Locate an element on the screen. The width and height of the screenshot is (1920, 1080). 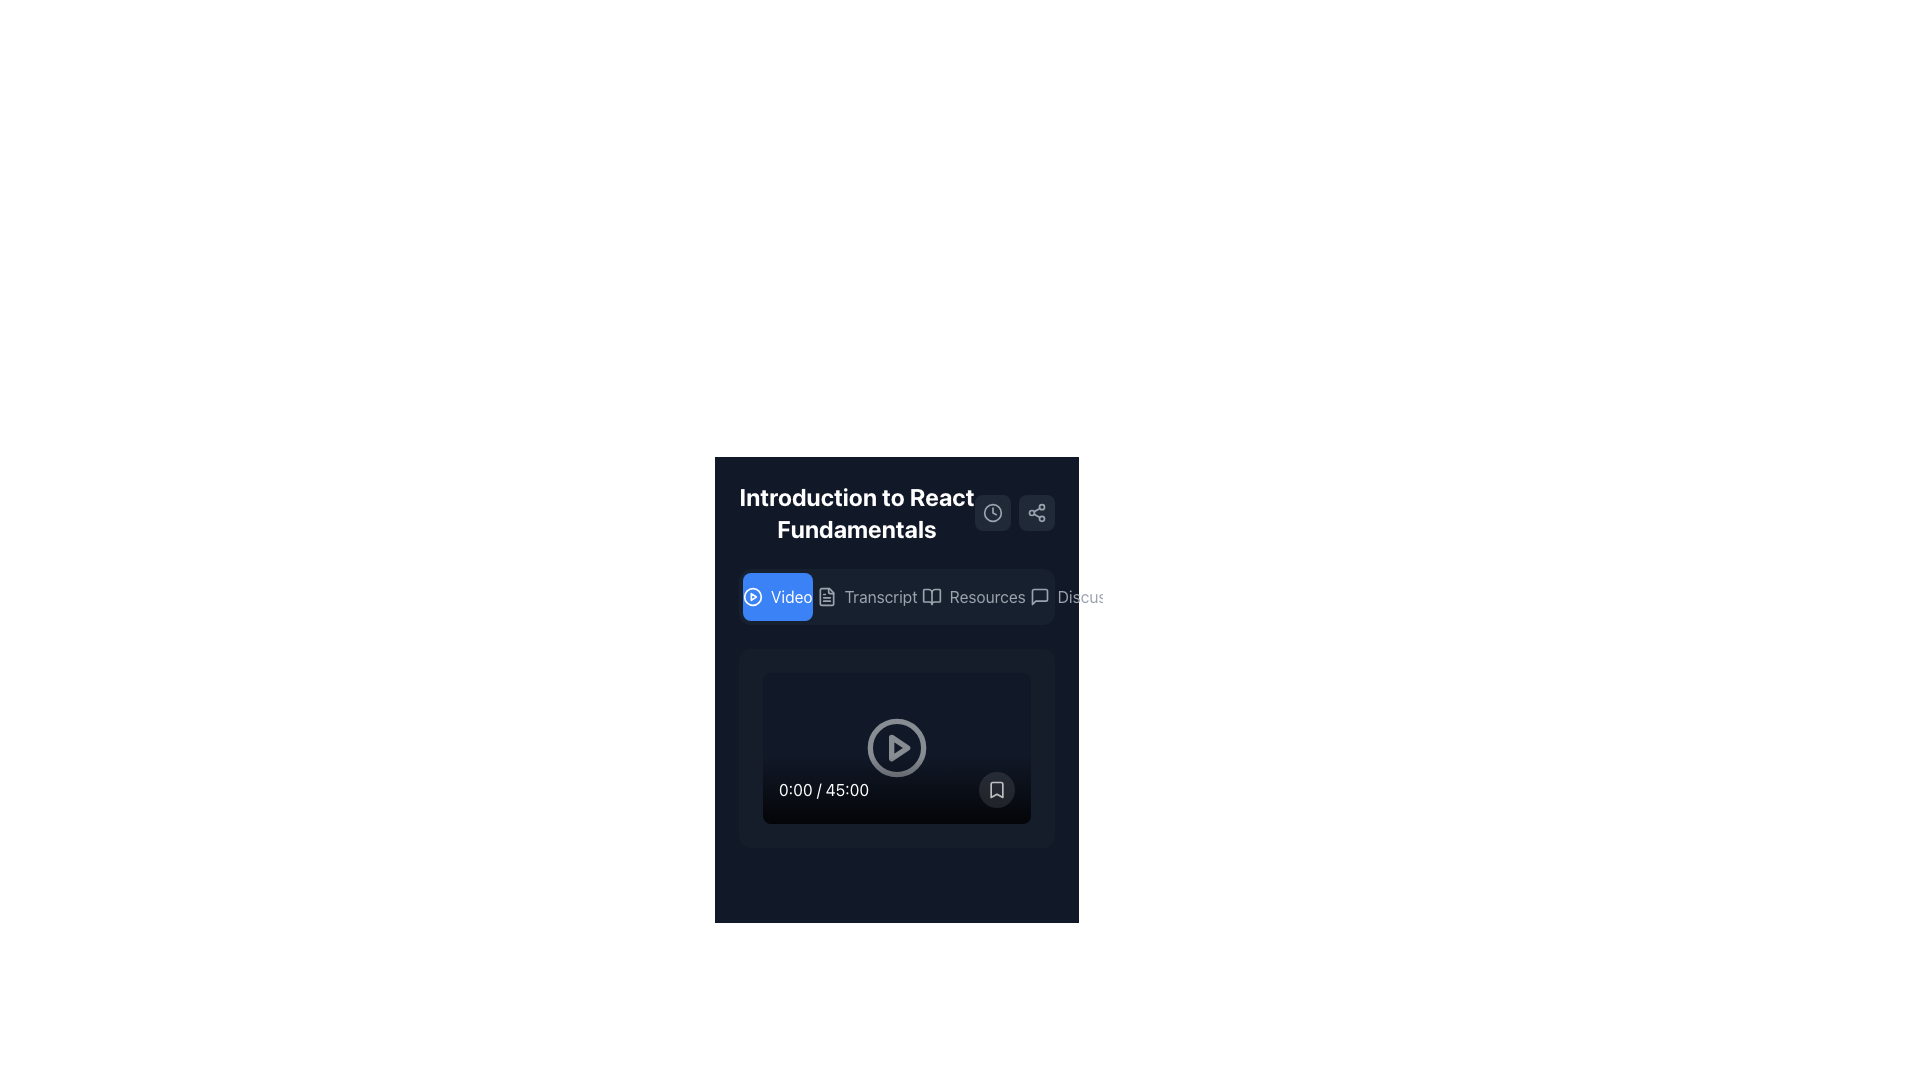
the 'Resources' button, which features a book-like icon and is located is located at coordinates (973, 596).